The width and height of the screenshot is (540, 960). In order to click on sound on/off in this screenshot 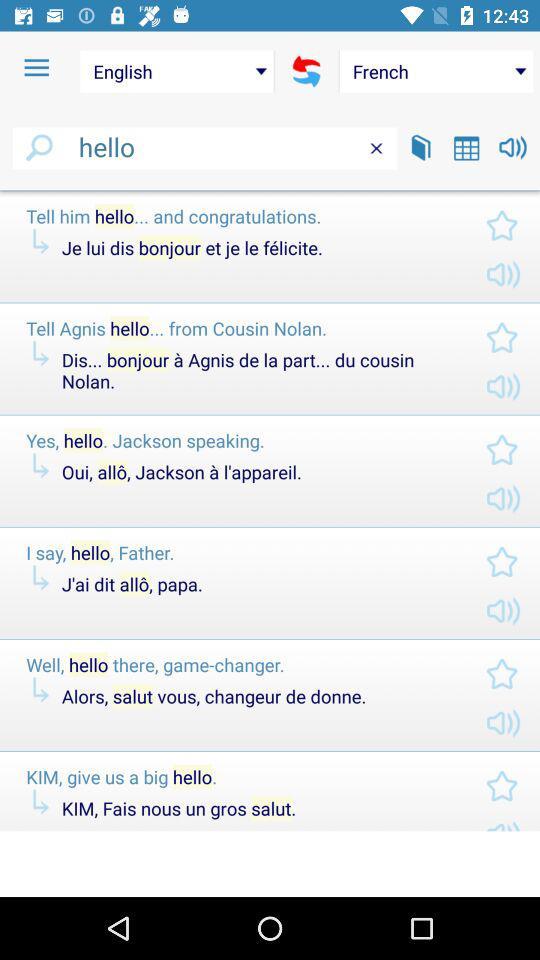, I will do `click(513, 146)`.